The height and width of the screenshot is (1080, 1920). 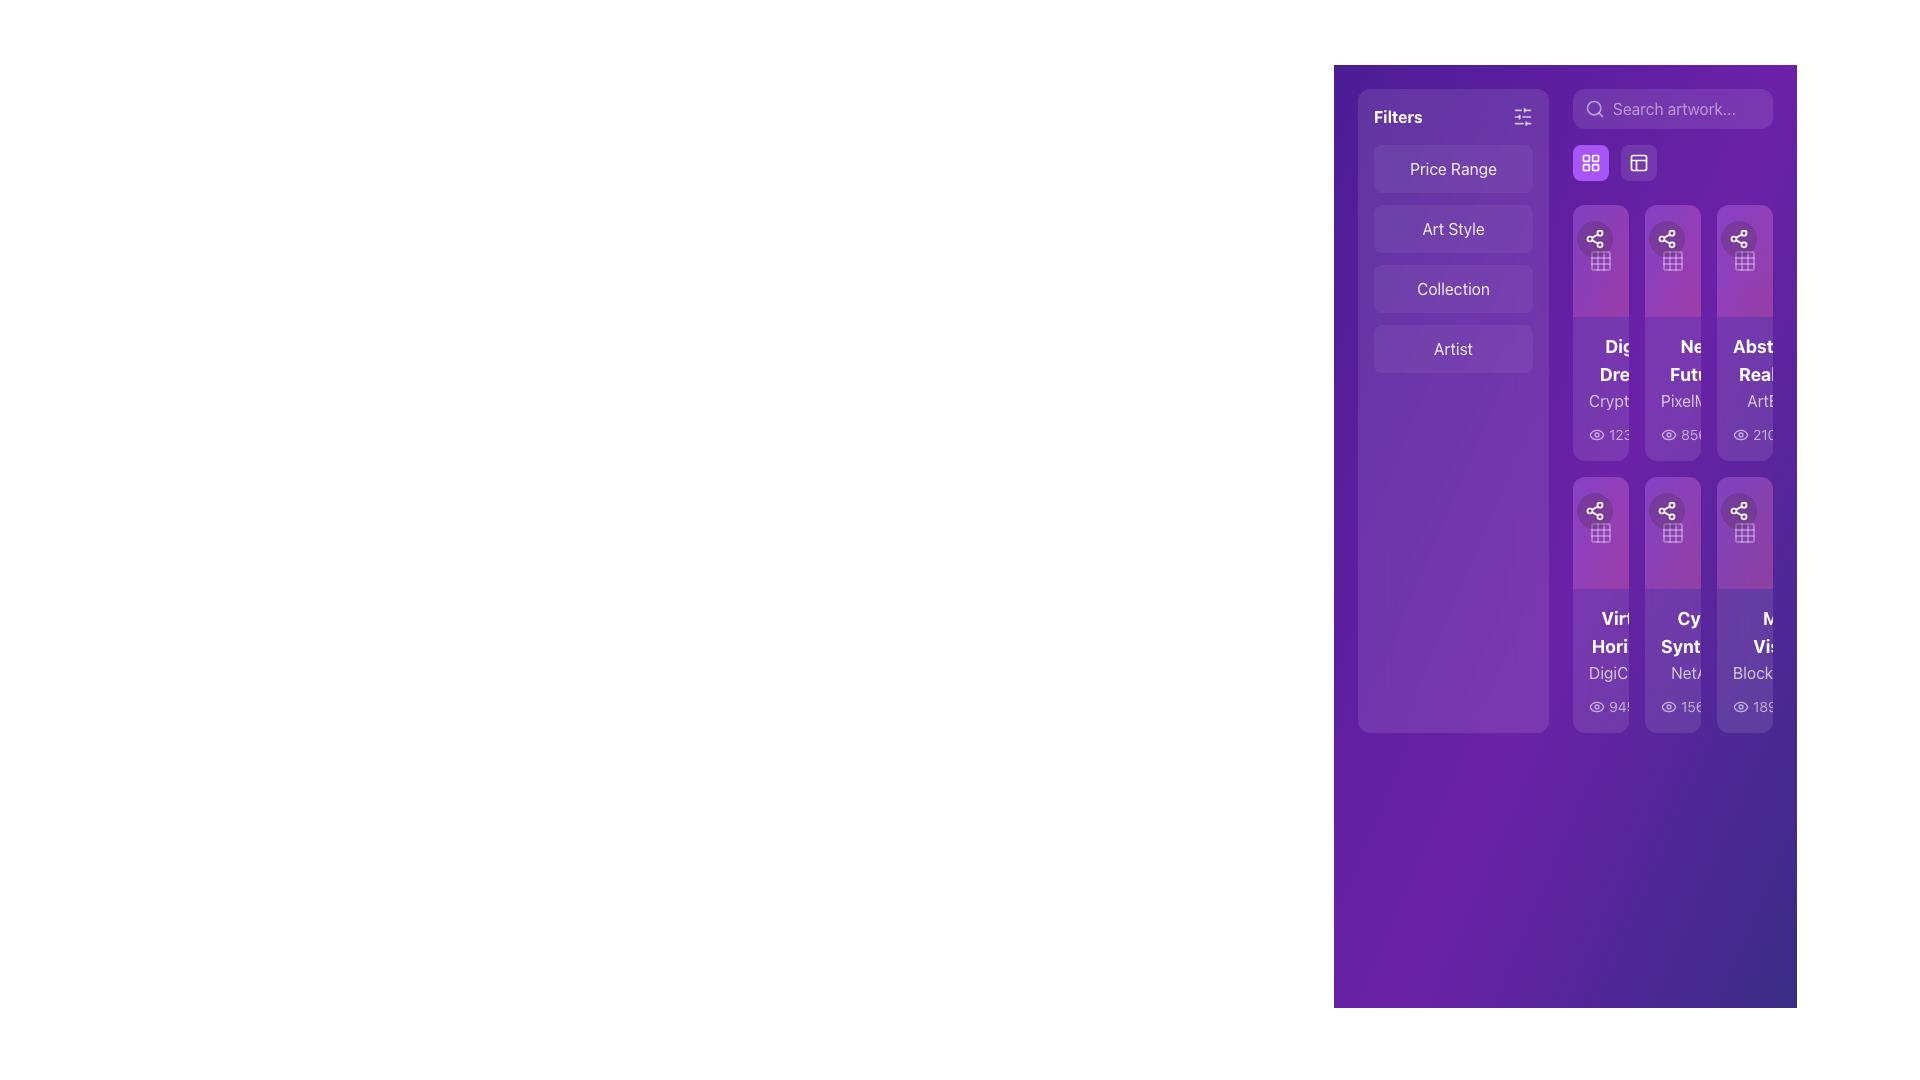 I want to click on the second button in the top-right corner of the card, so click(x=1737, y=509).